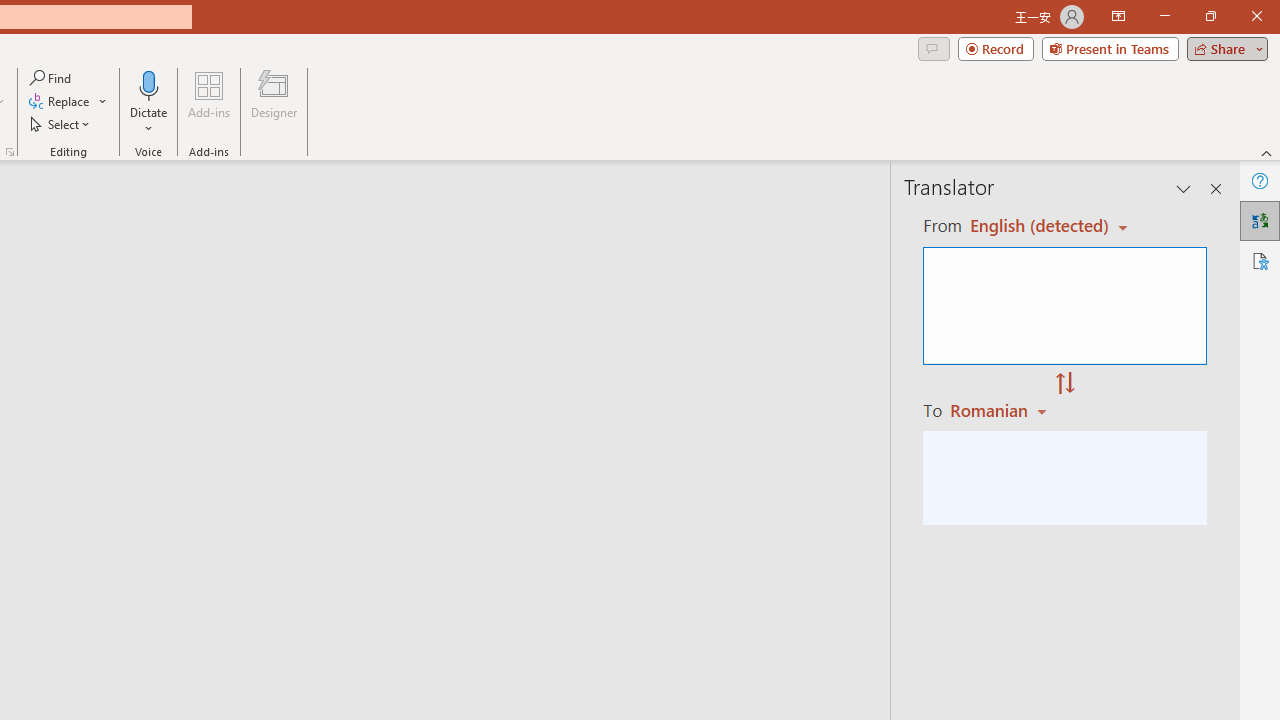 The width and height of the screenshot is (1280, 720). I want to click on 'Czech (detected)', so click(1040, 225).